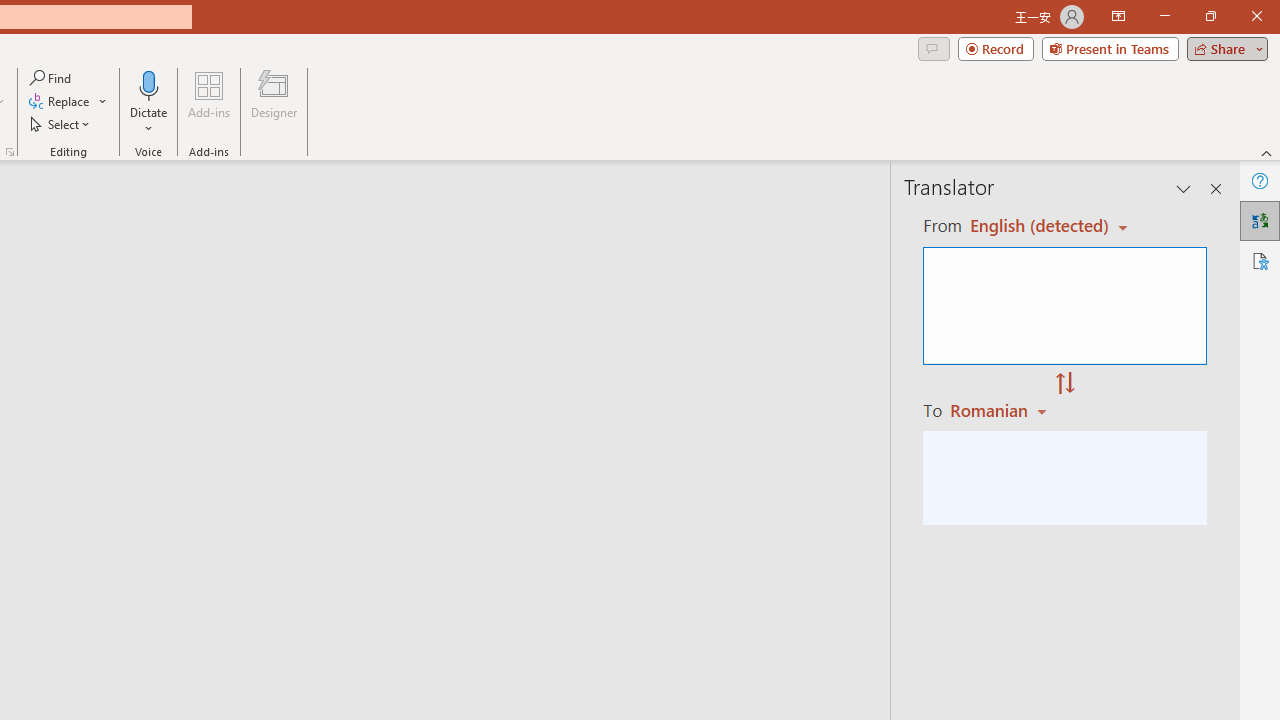 The width and height of the screenshot is (1280, 720). I want to click on 'Czech (detected)', so click(1040, 225).